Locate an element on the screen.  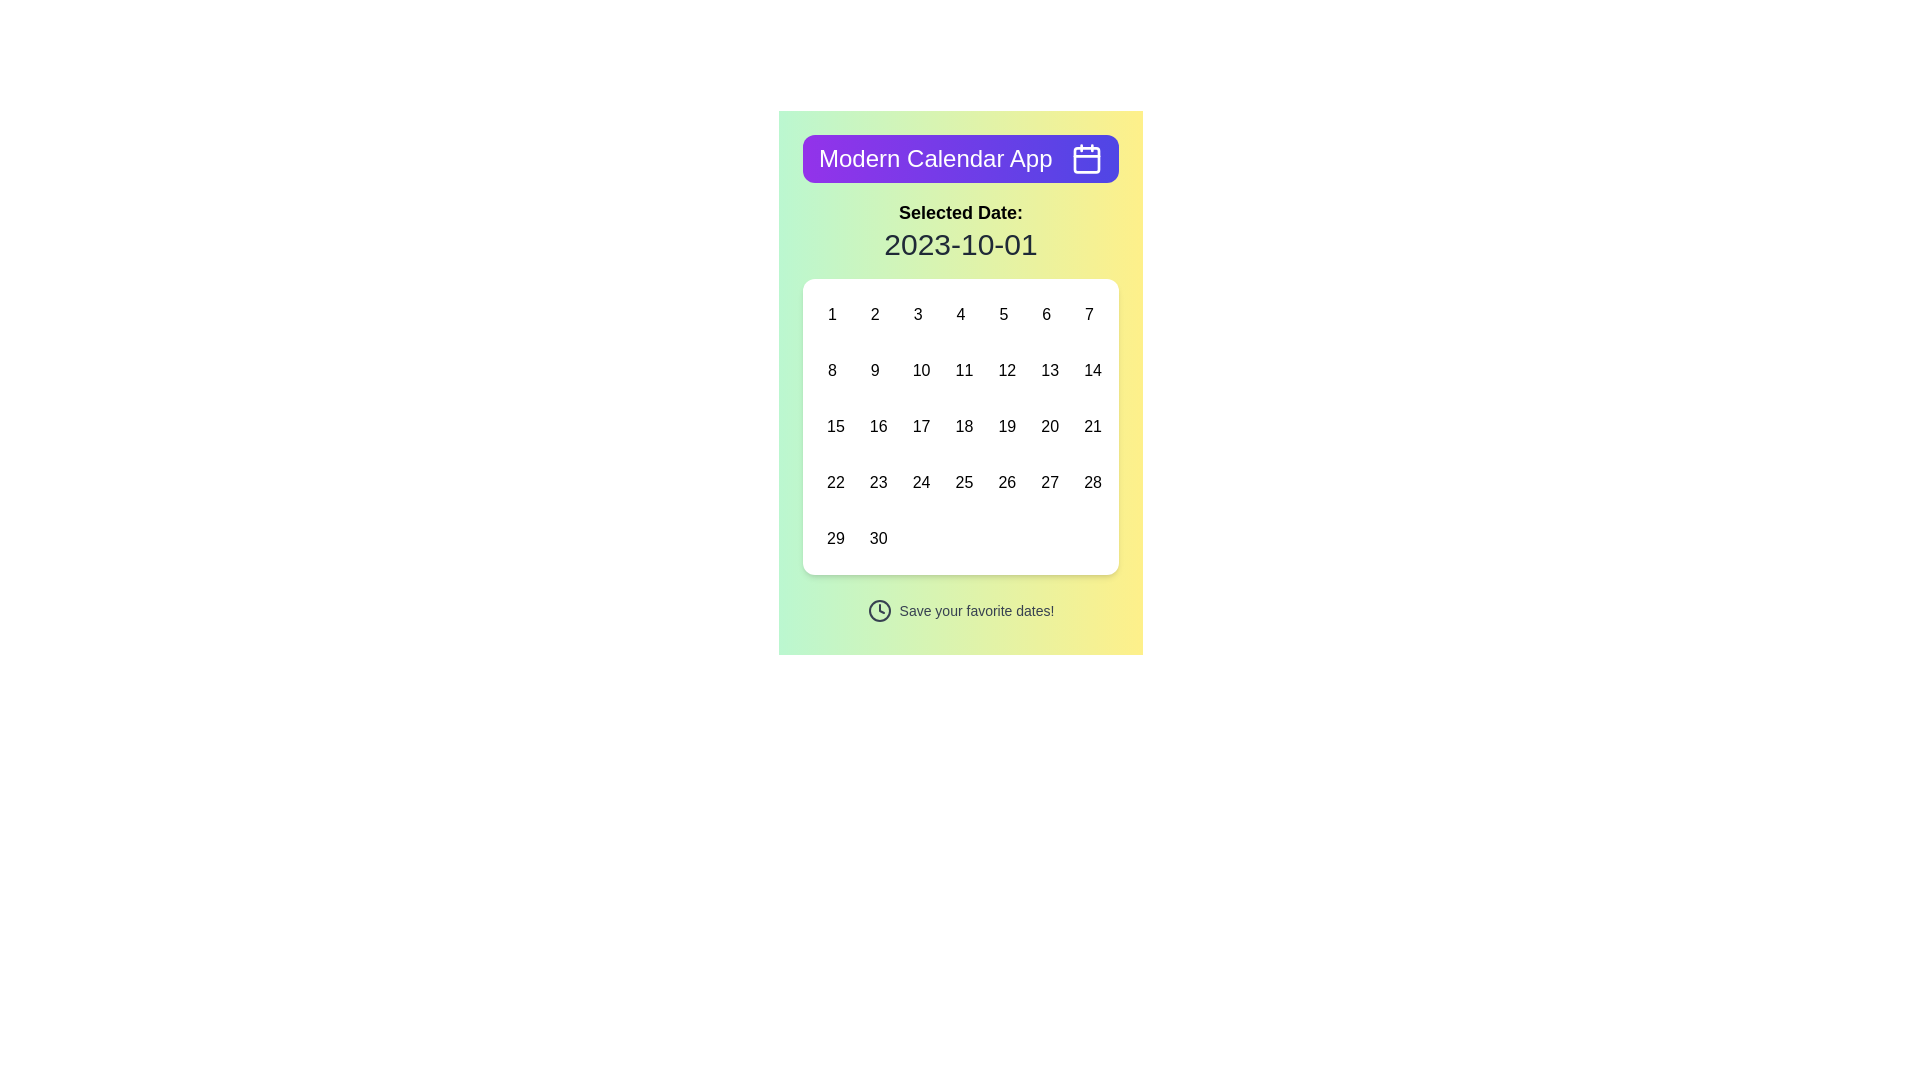
the button displaying the numeral '8' is located at coordinates (832, 370).